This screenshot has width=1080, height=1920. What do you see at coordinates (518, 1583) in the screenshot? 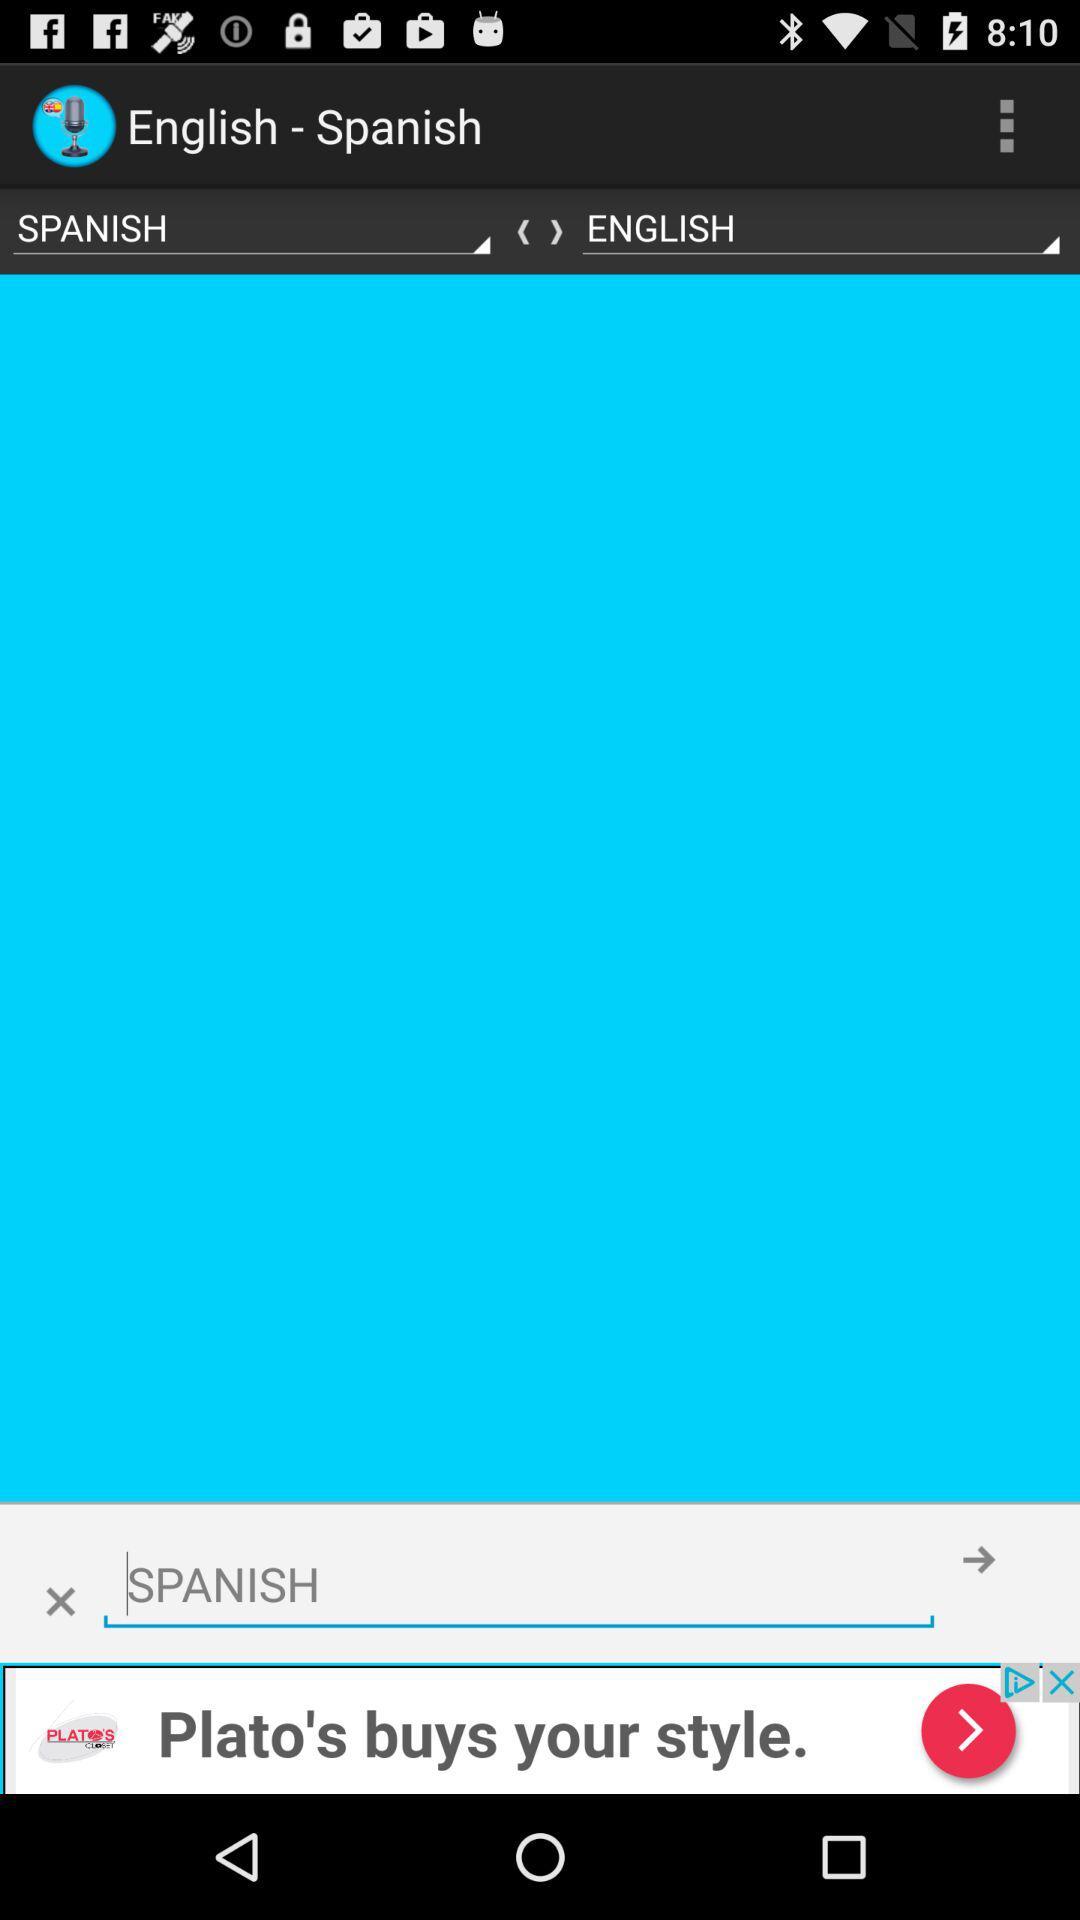
I see `choose the language` at bounding box center [518, 1583].